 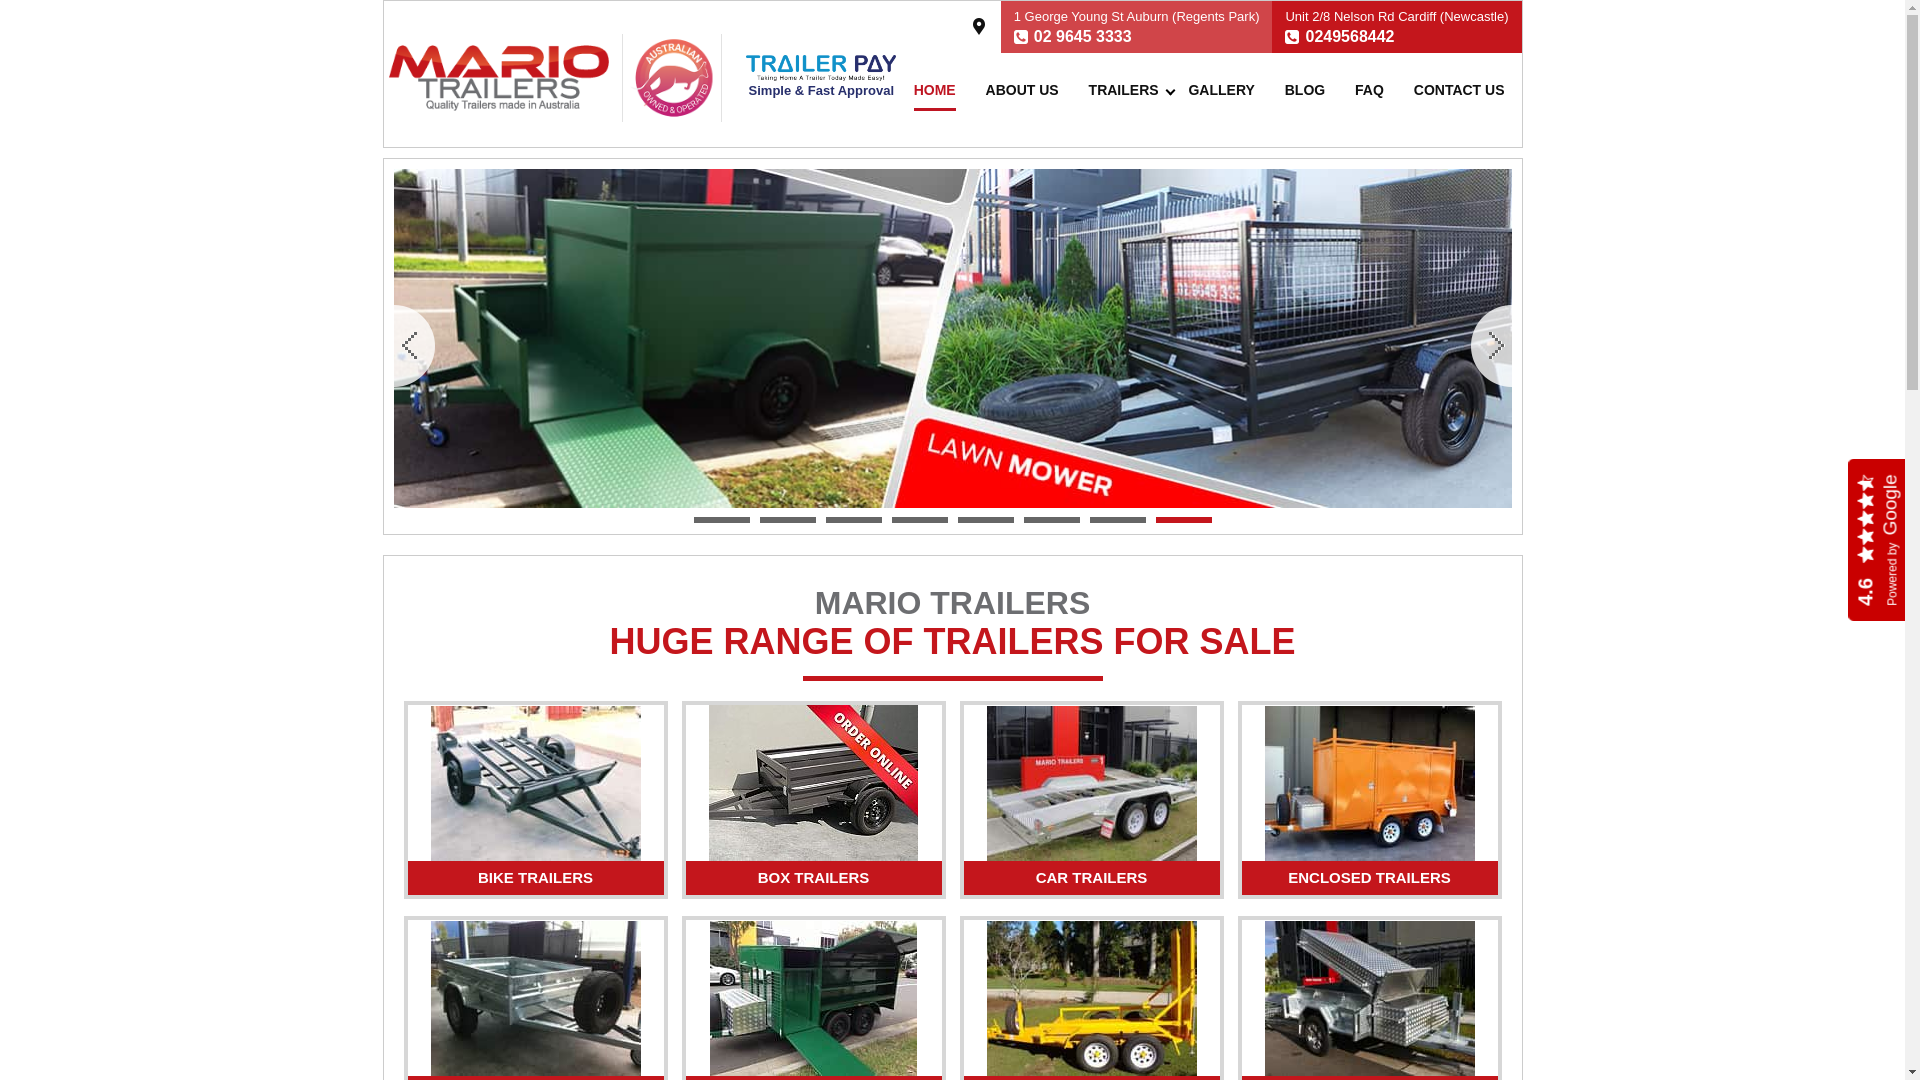 What do you see at coordinates (709, 782) in the screenshot?
I see `'Box  Trailers'` at bounding box center [709, 782].